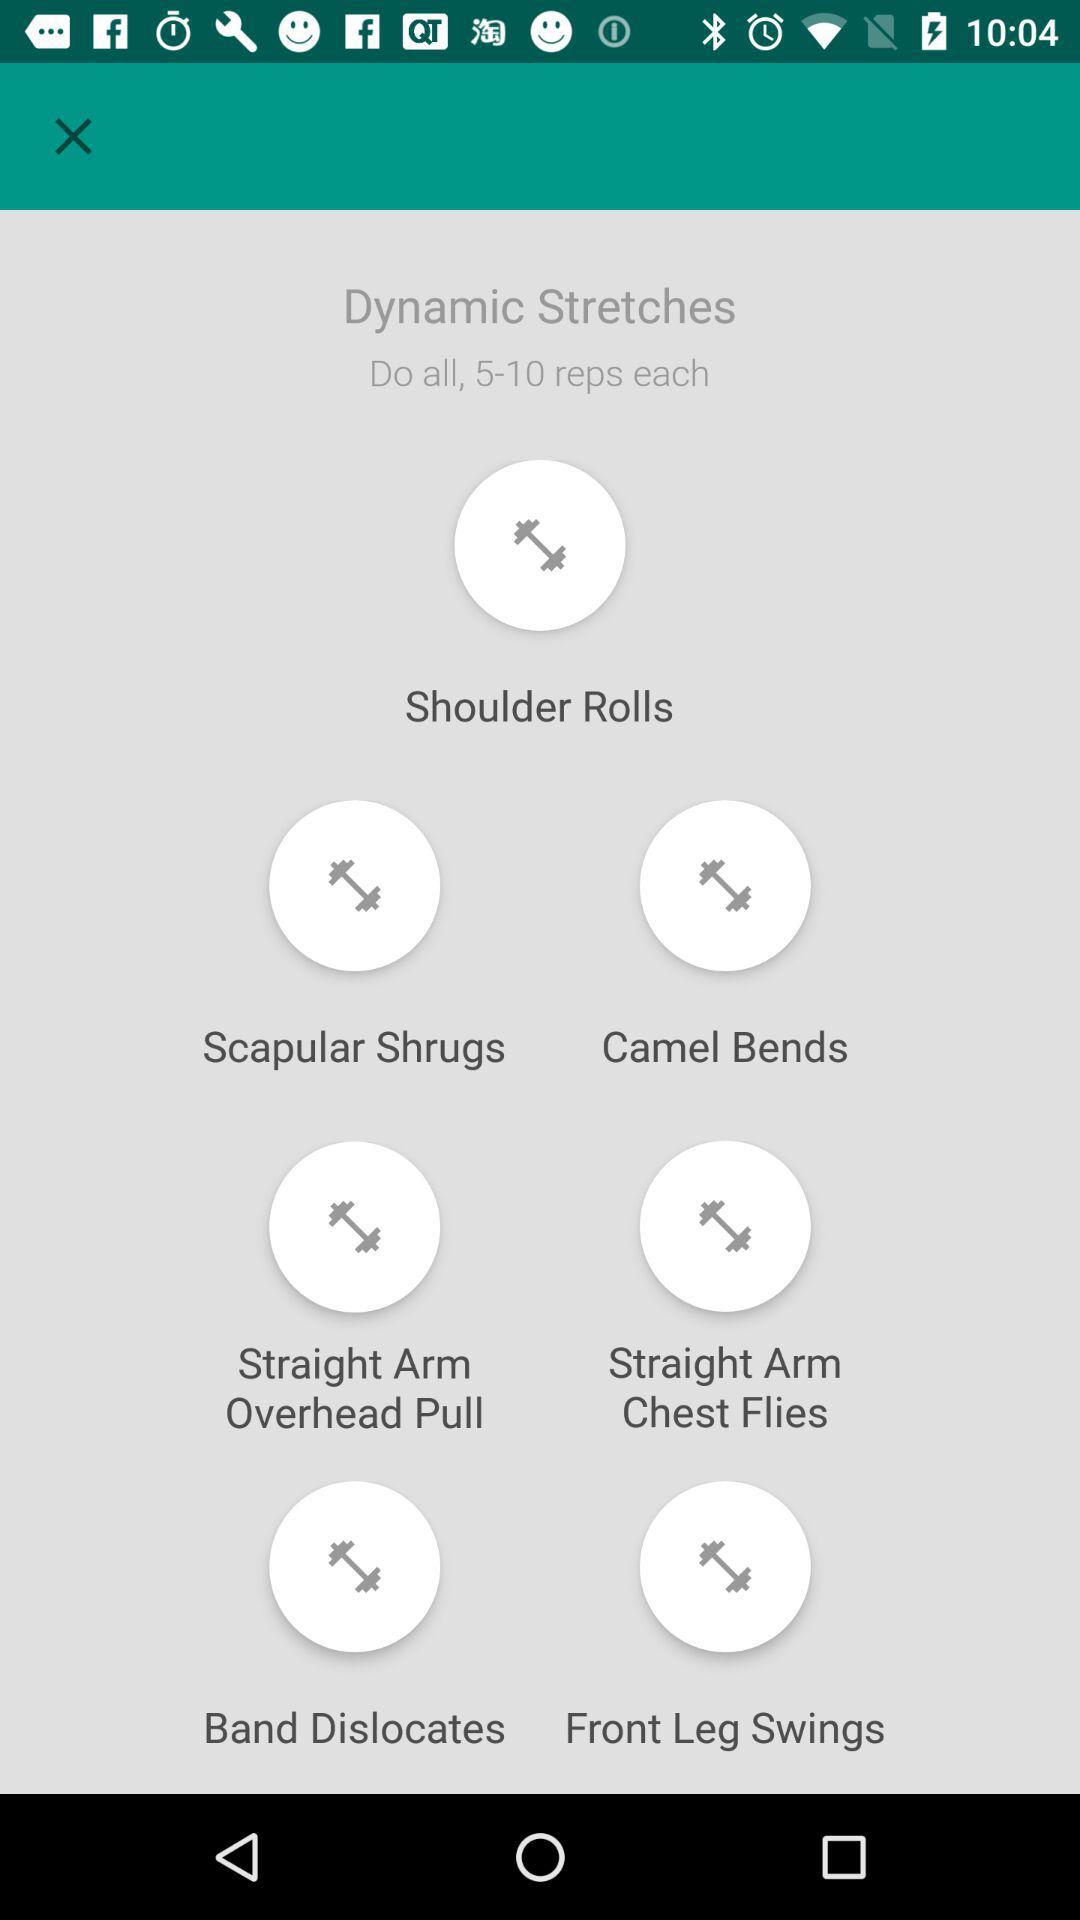 The image size is (1080, 1920). What do you see at coordinates (353, 1226) in the screenshot?
I see `straight arm overhead pull` at bounding box center [353, 1226].